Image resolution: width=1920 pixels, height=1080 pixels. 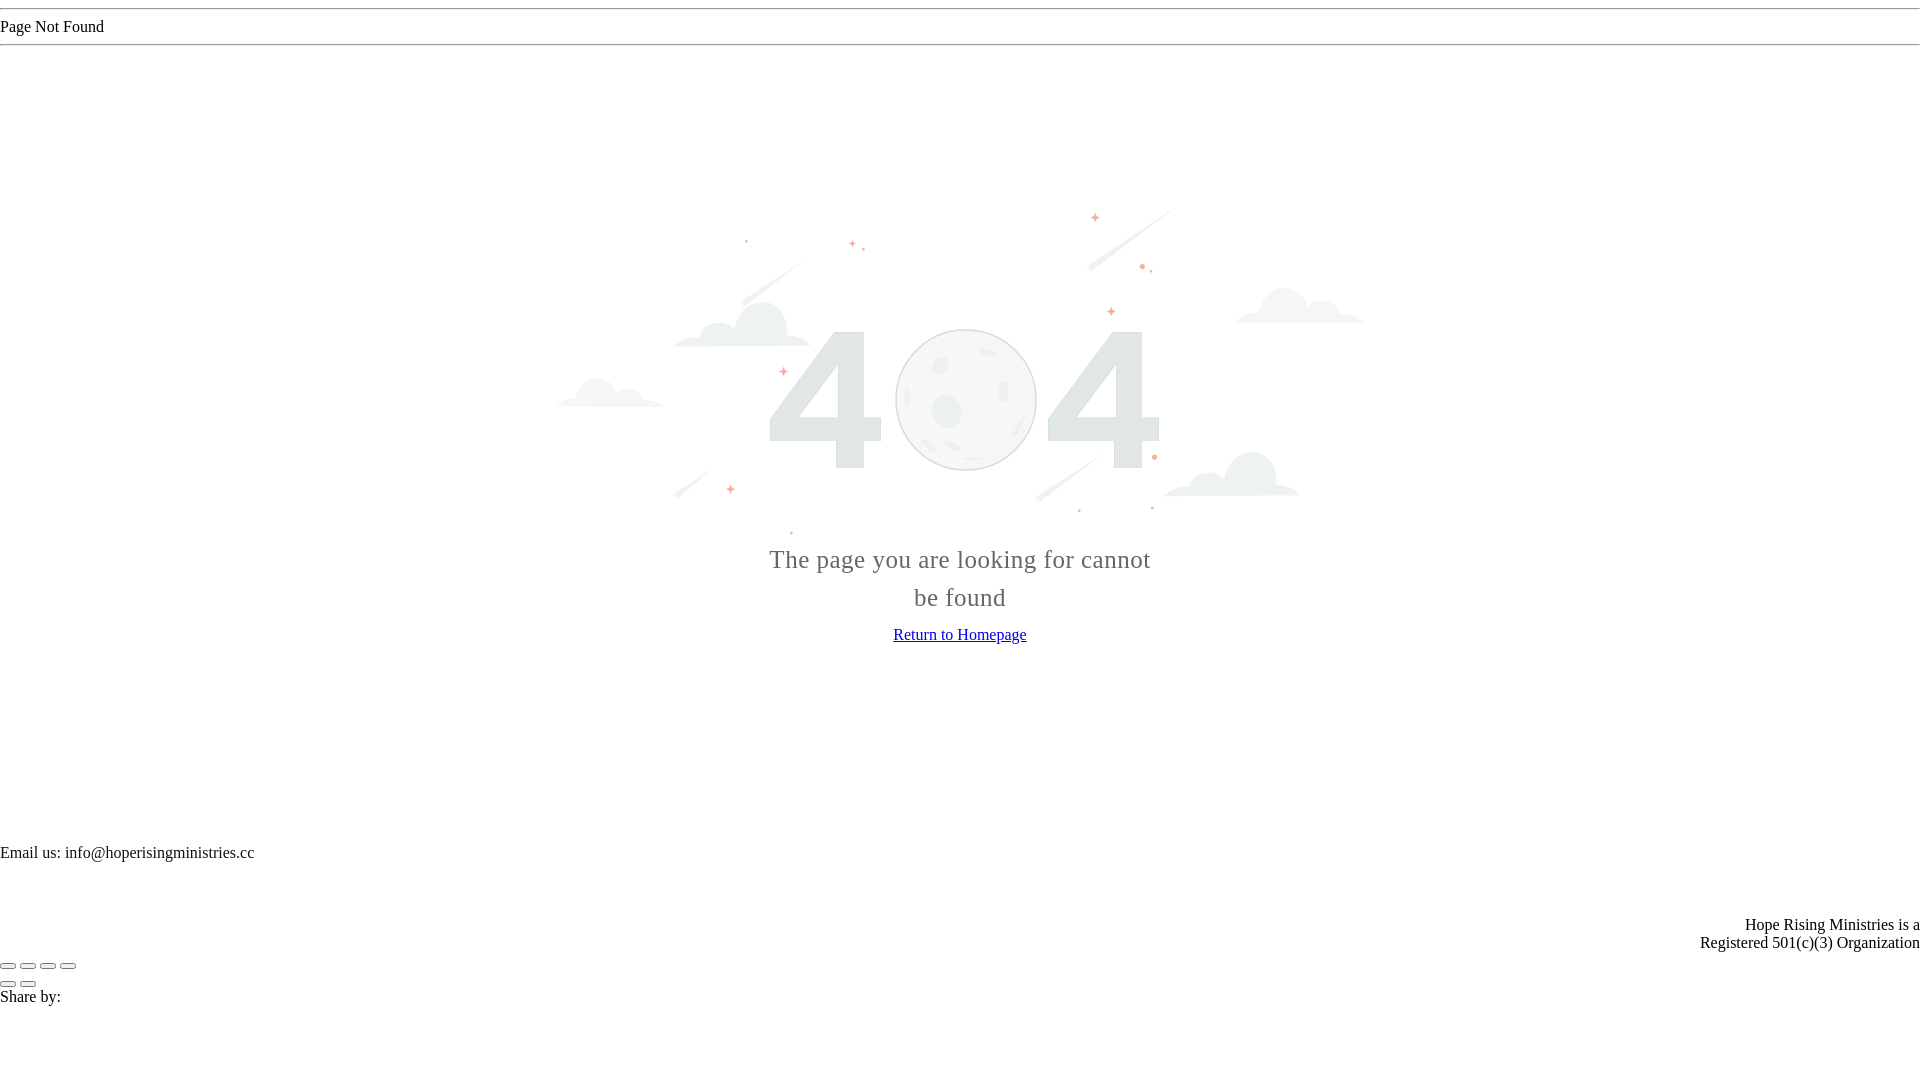 What do you see at coordinates (8, 964) in the screenshot?
I see `'Close (Esc)'` at bounding box center [8, 964].